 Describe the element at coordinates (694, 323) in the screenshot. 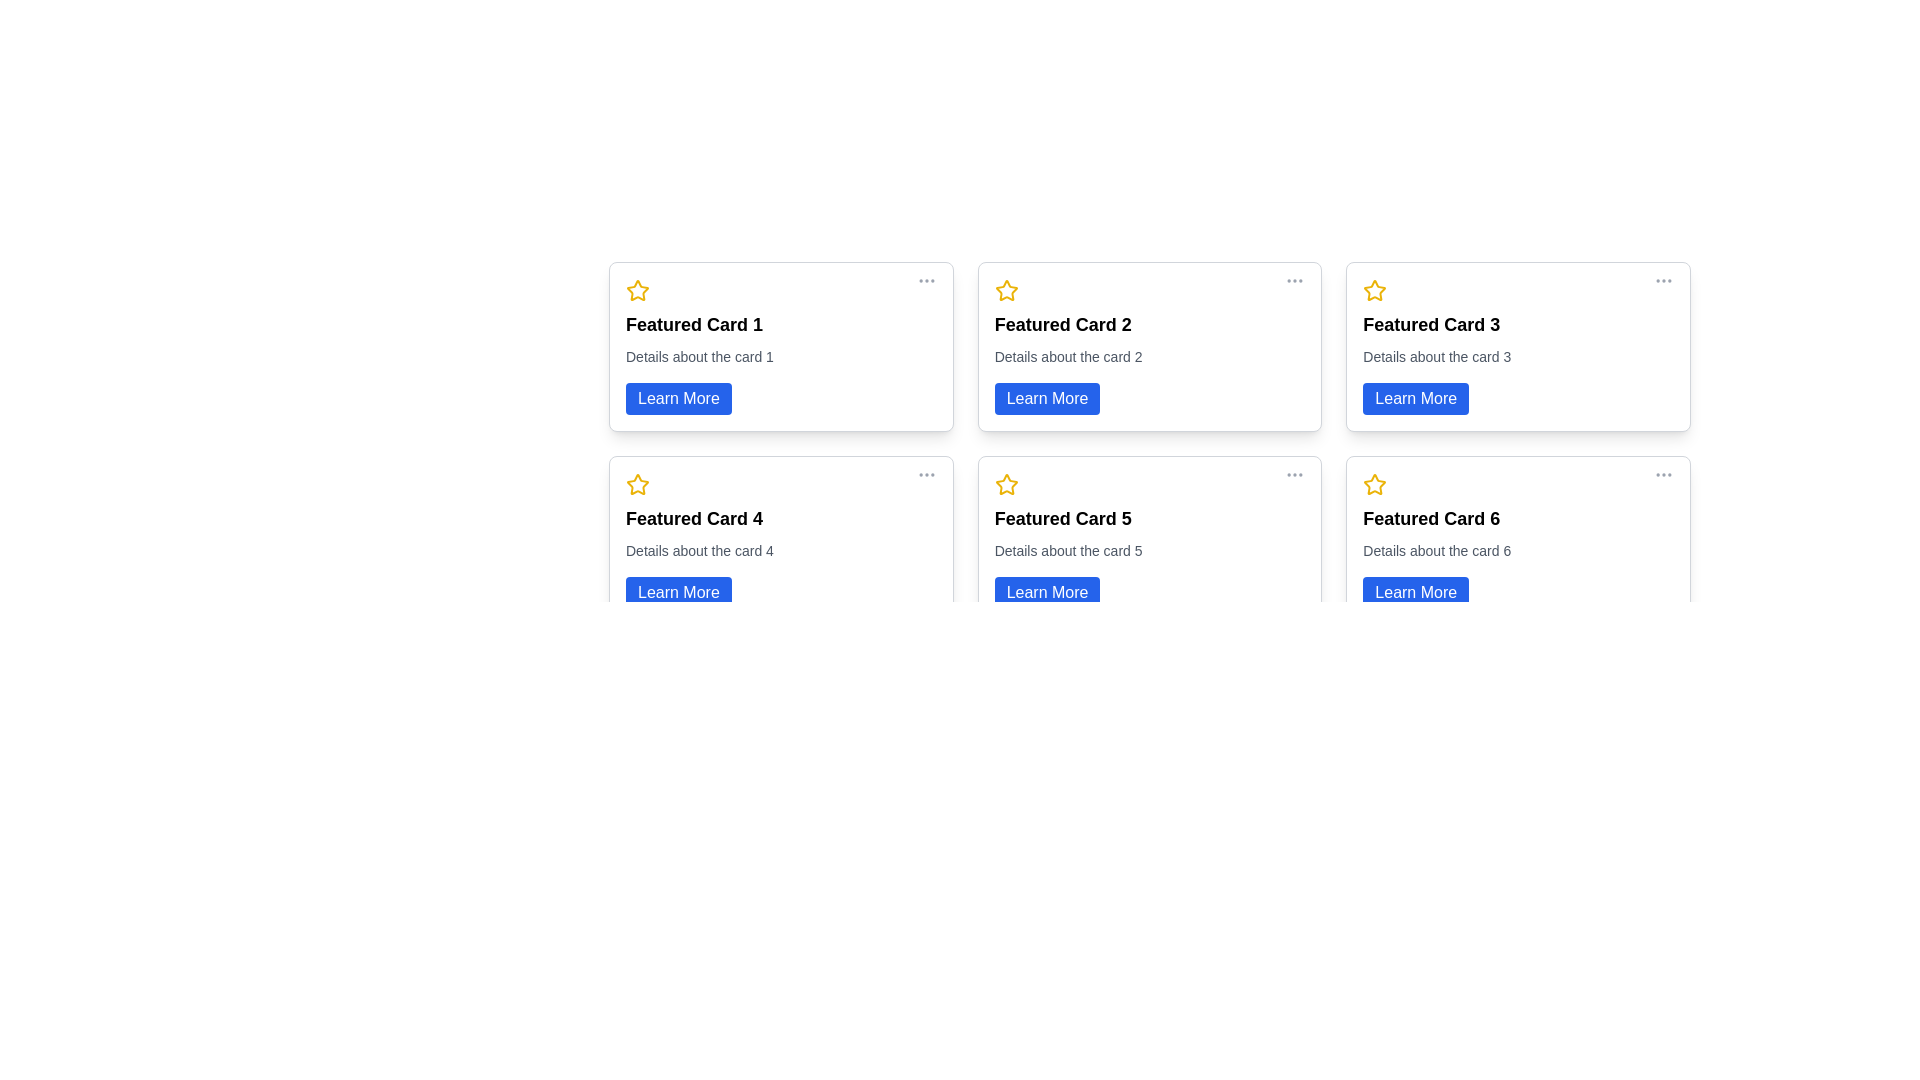

I see `the bold textual header 'Featured Card 1' styled with 'text-lg font-semibold mb-2' located in the first card of the grid layout` at that location.